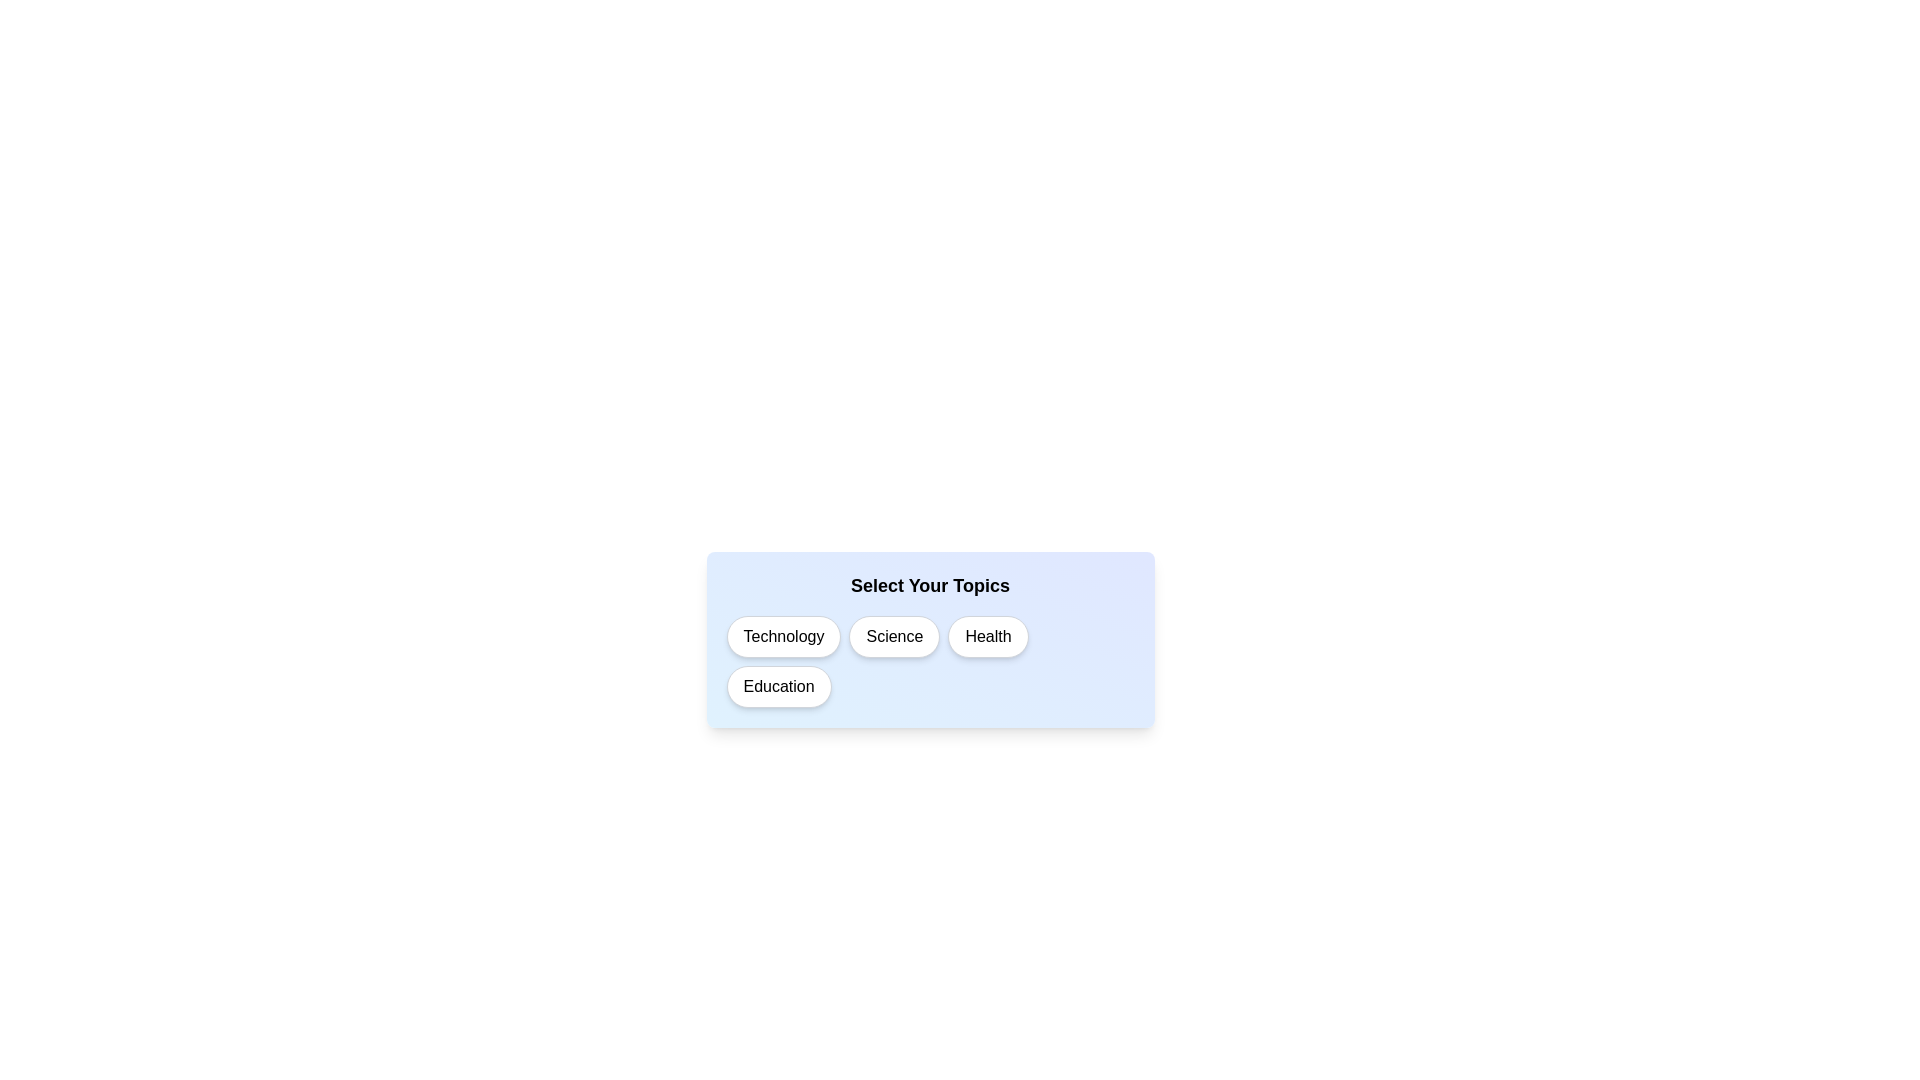 The width and height of the screenshot is (1920, 1080). Describe the element at coordinates (893, 636) in the screenshot. I see `the topic Science to observe its visual feedback` at that location.